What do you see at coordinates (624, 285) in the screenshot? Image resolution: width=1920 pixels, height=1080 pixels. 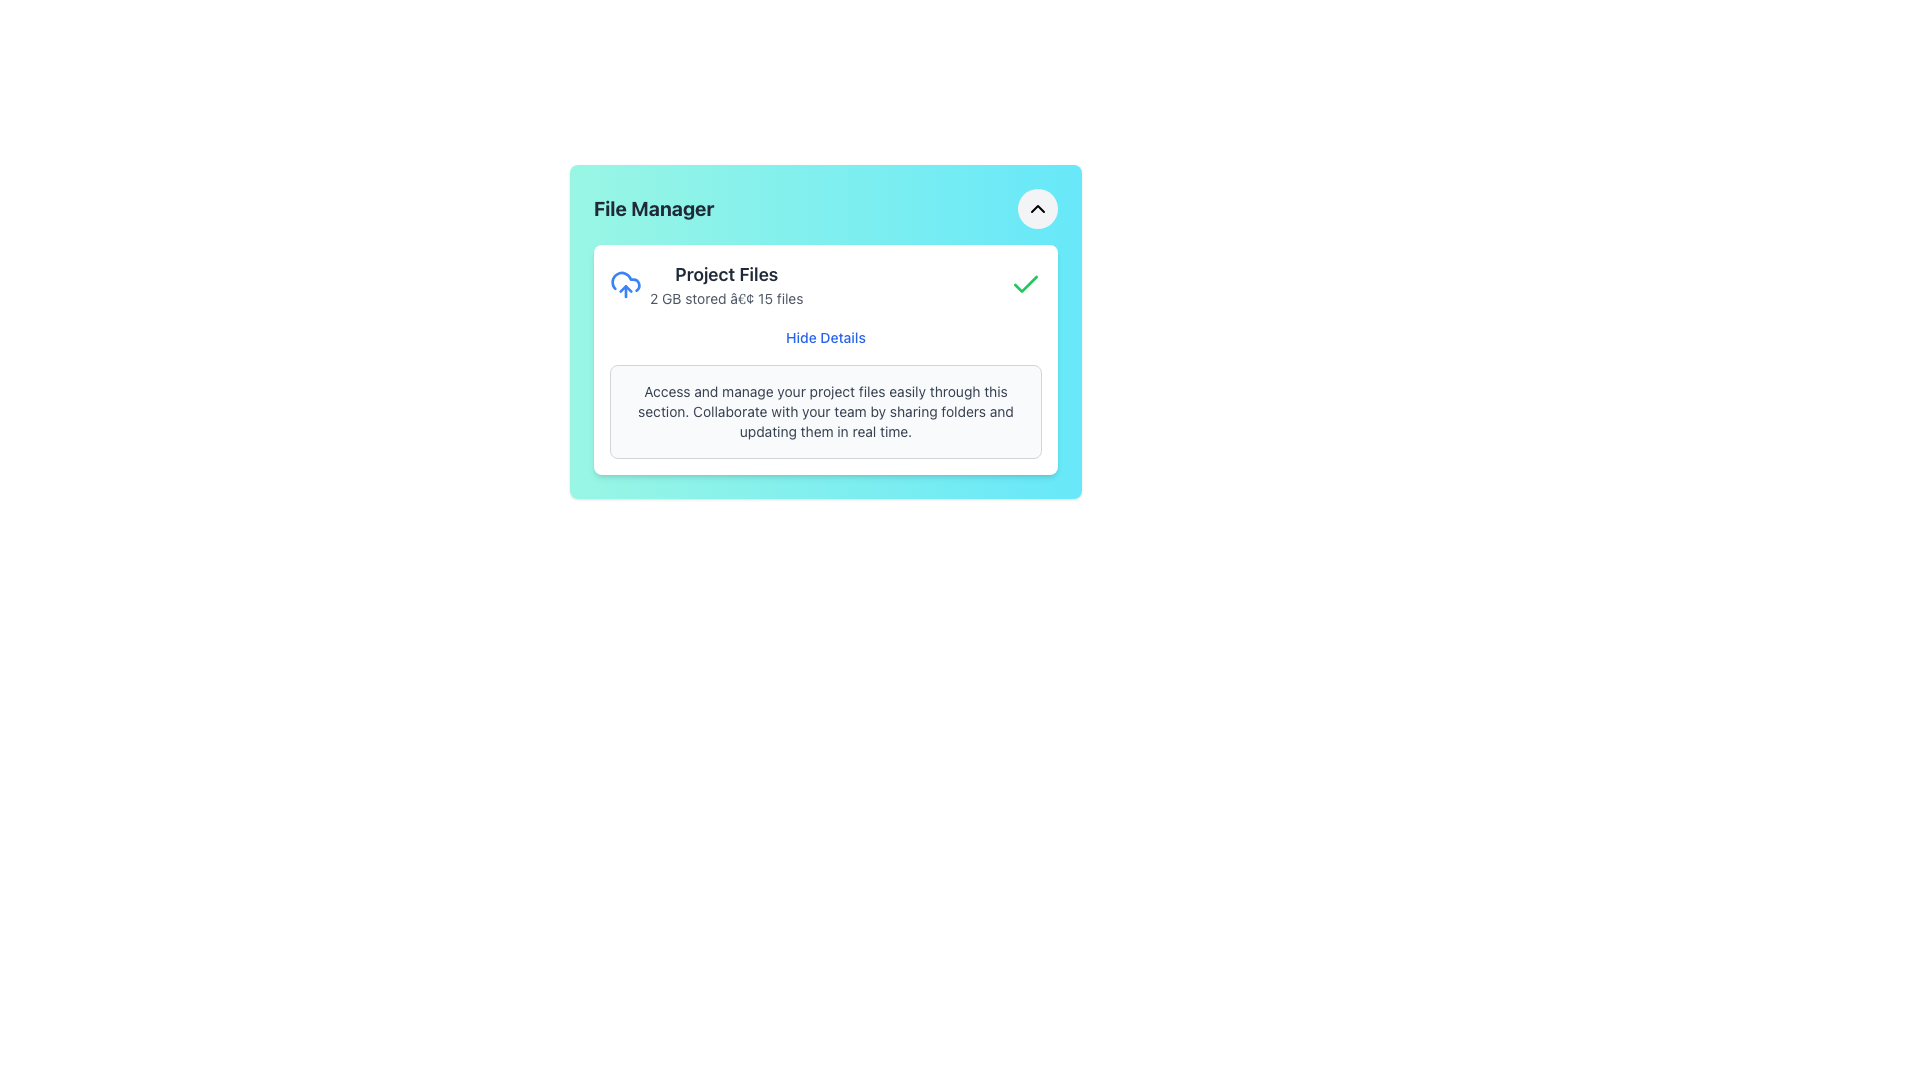 I see `the cloud upload icon located to the left of the 'Project Files' text in the File Manager section to initiate a cloud upload action` at bounding box center [624, 285].